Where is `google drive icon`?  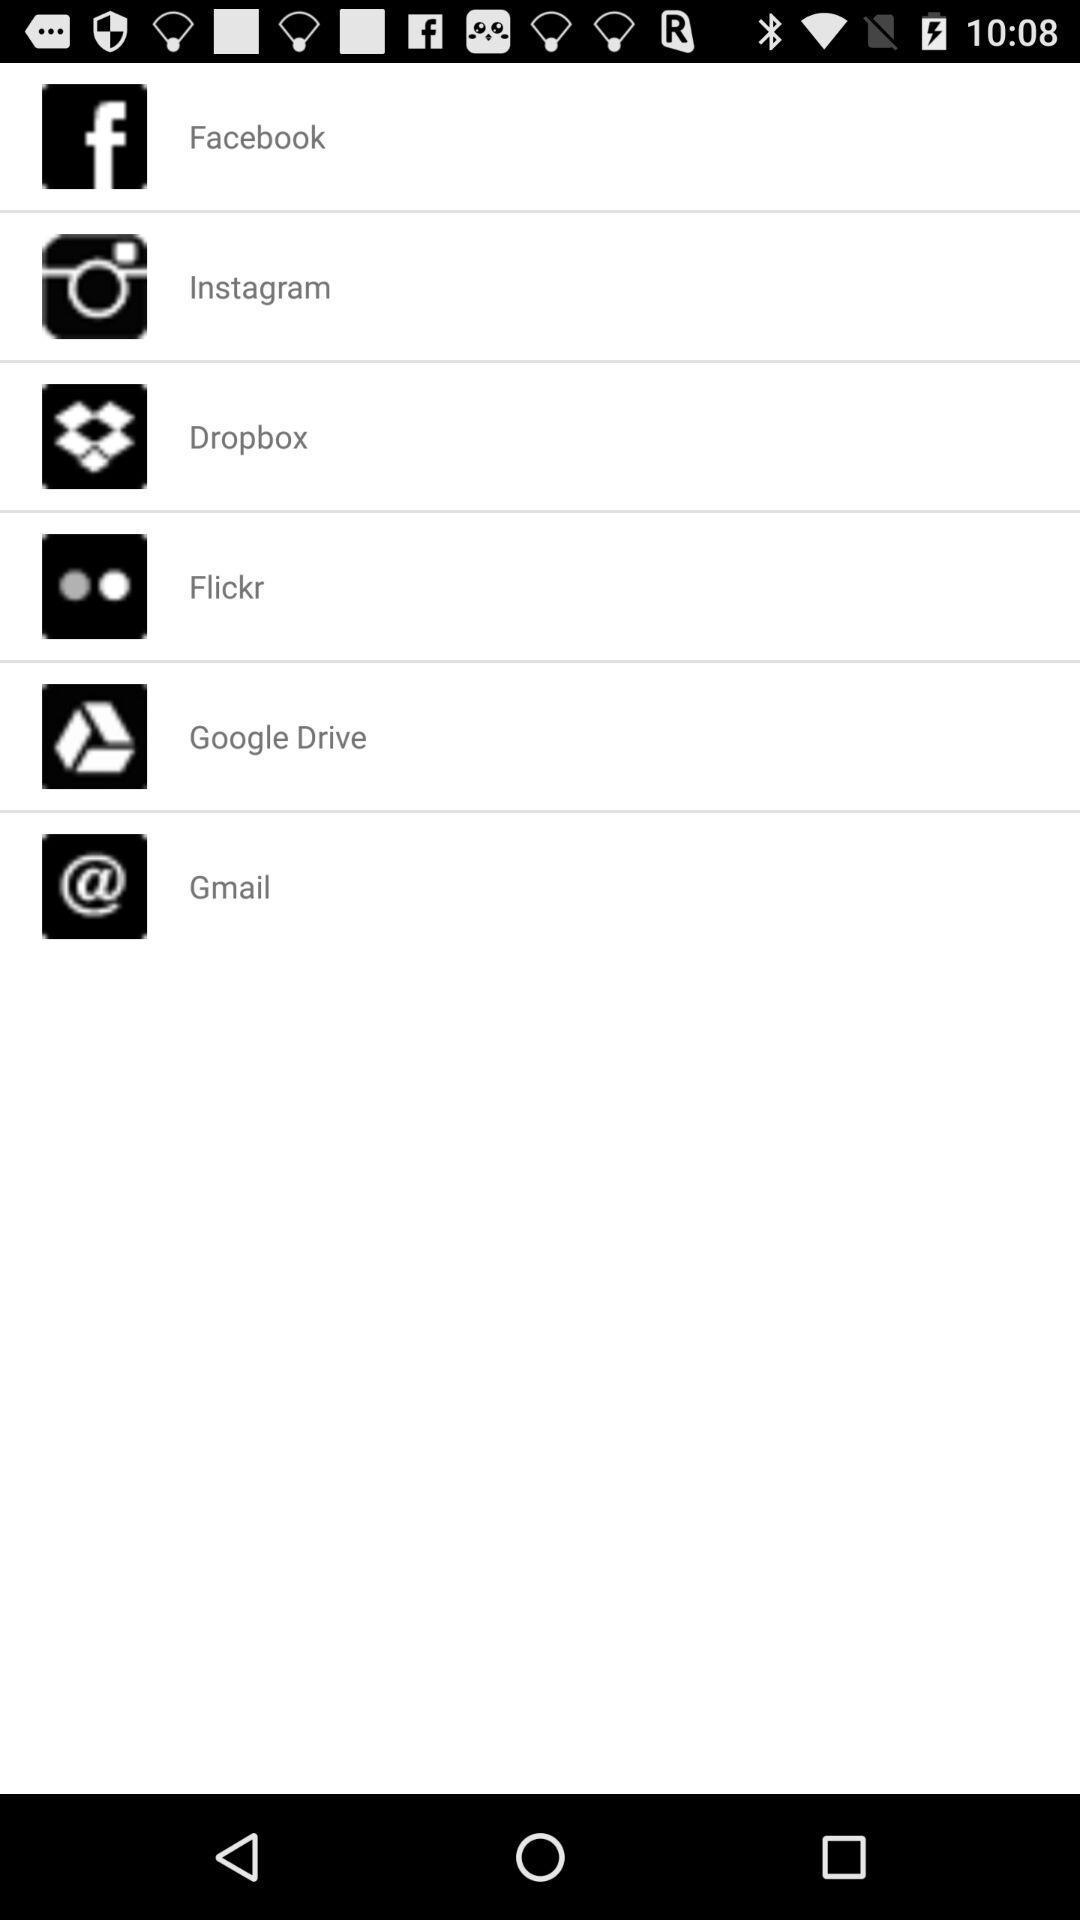
google drive icon is located at coordinates (277, 735).